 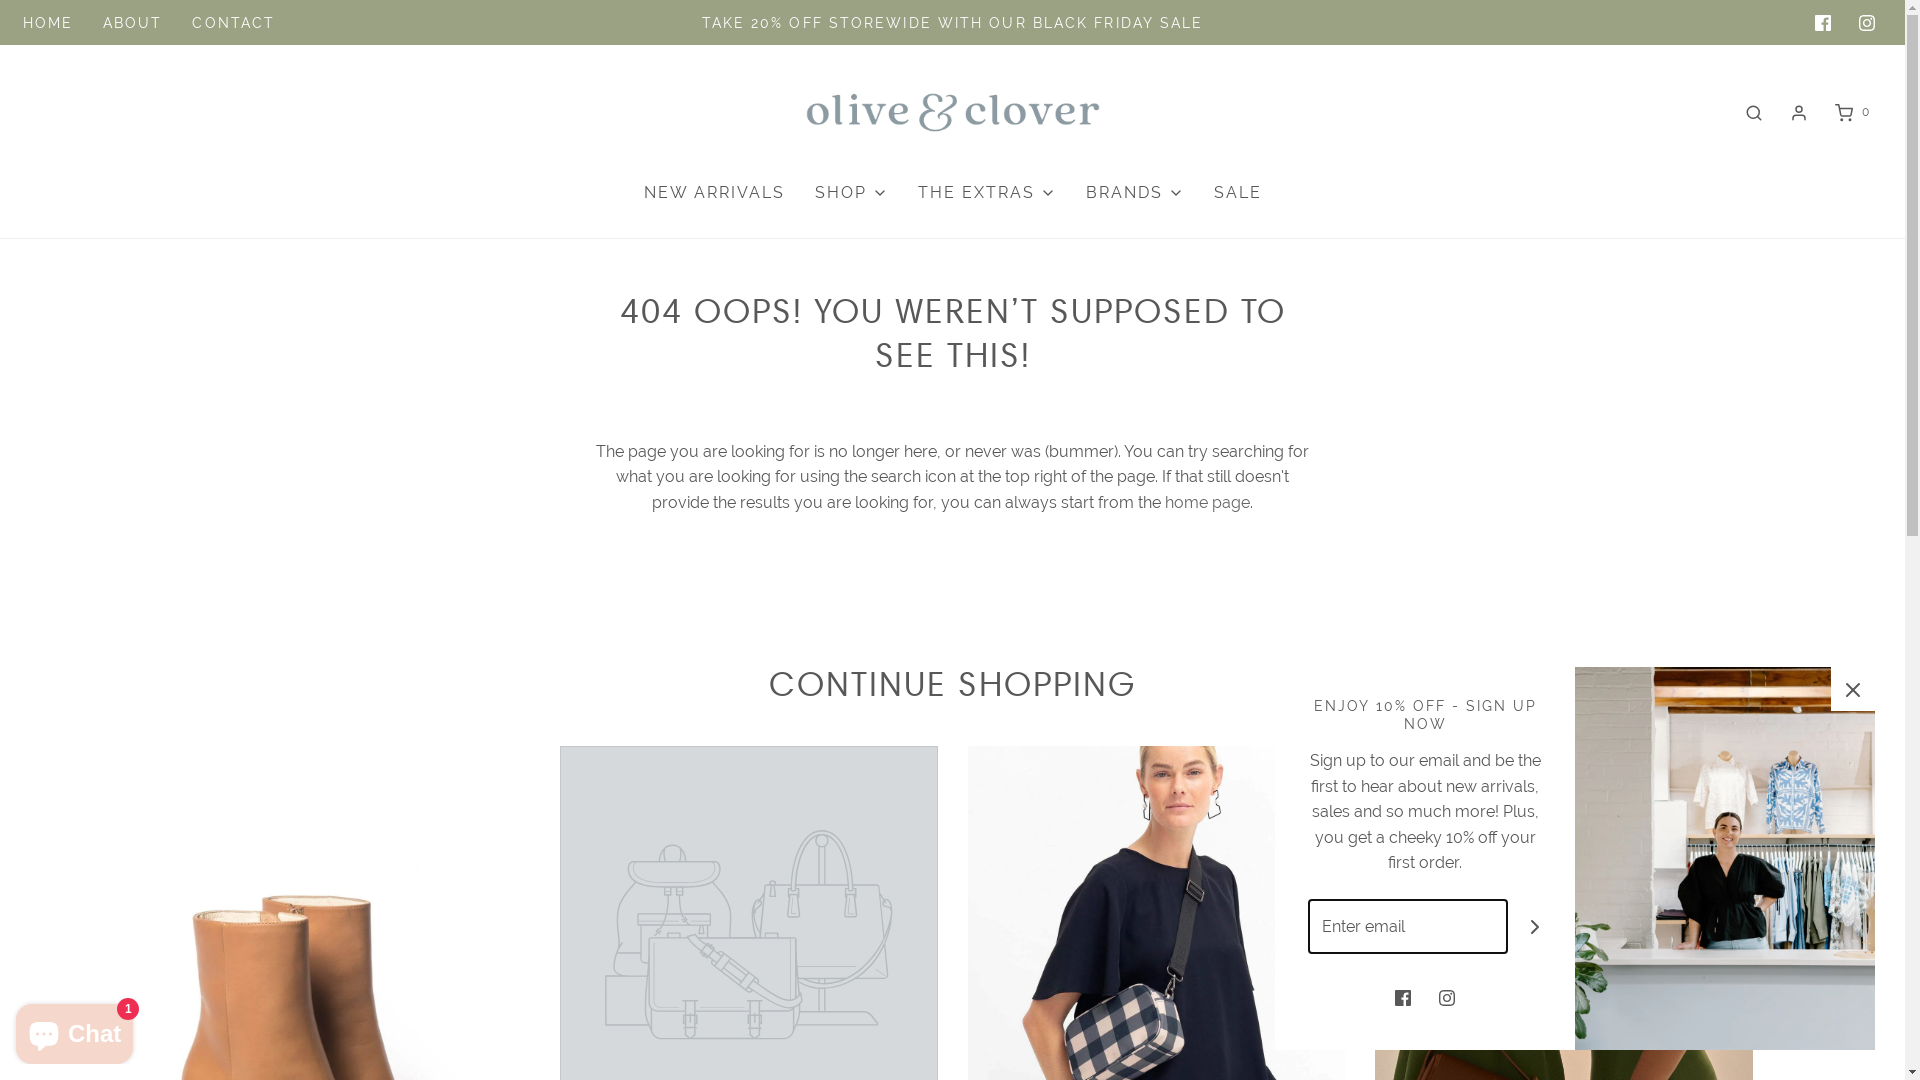 I want to click on '0', so click(x=1849, y=112).